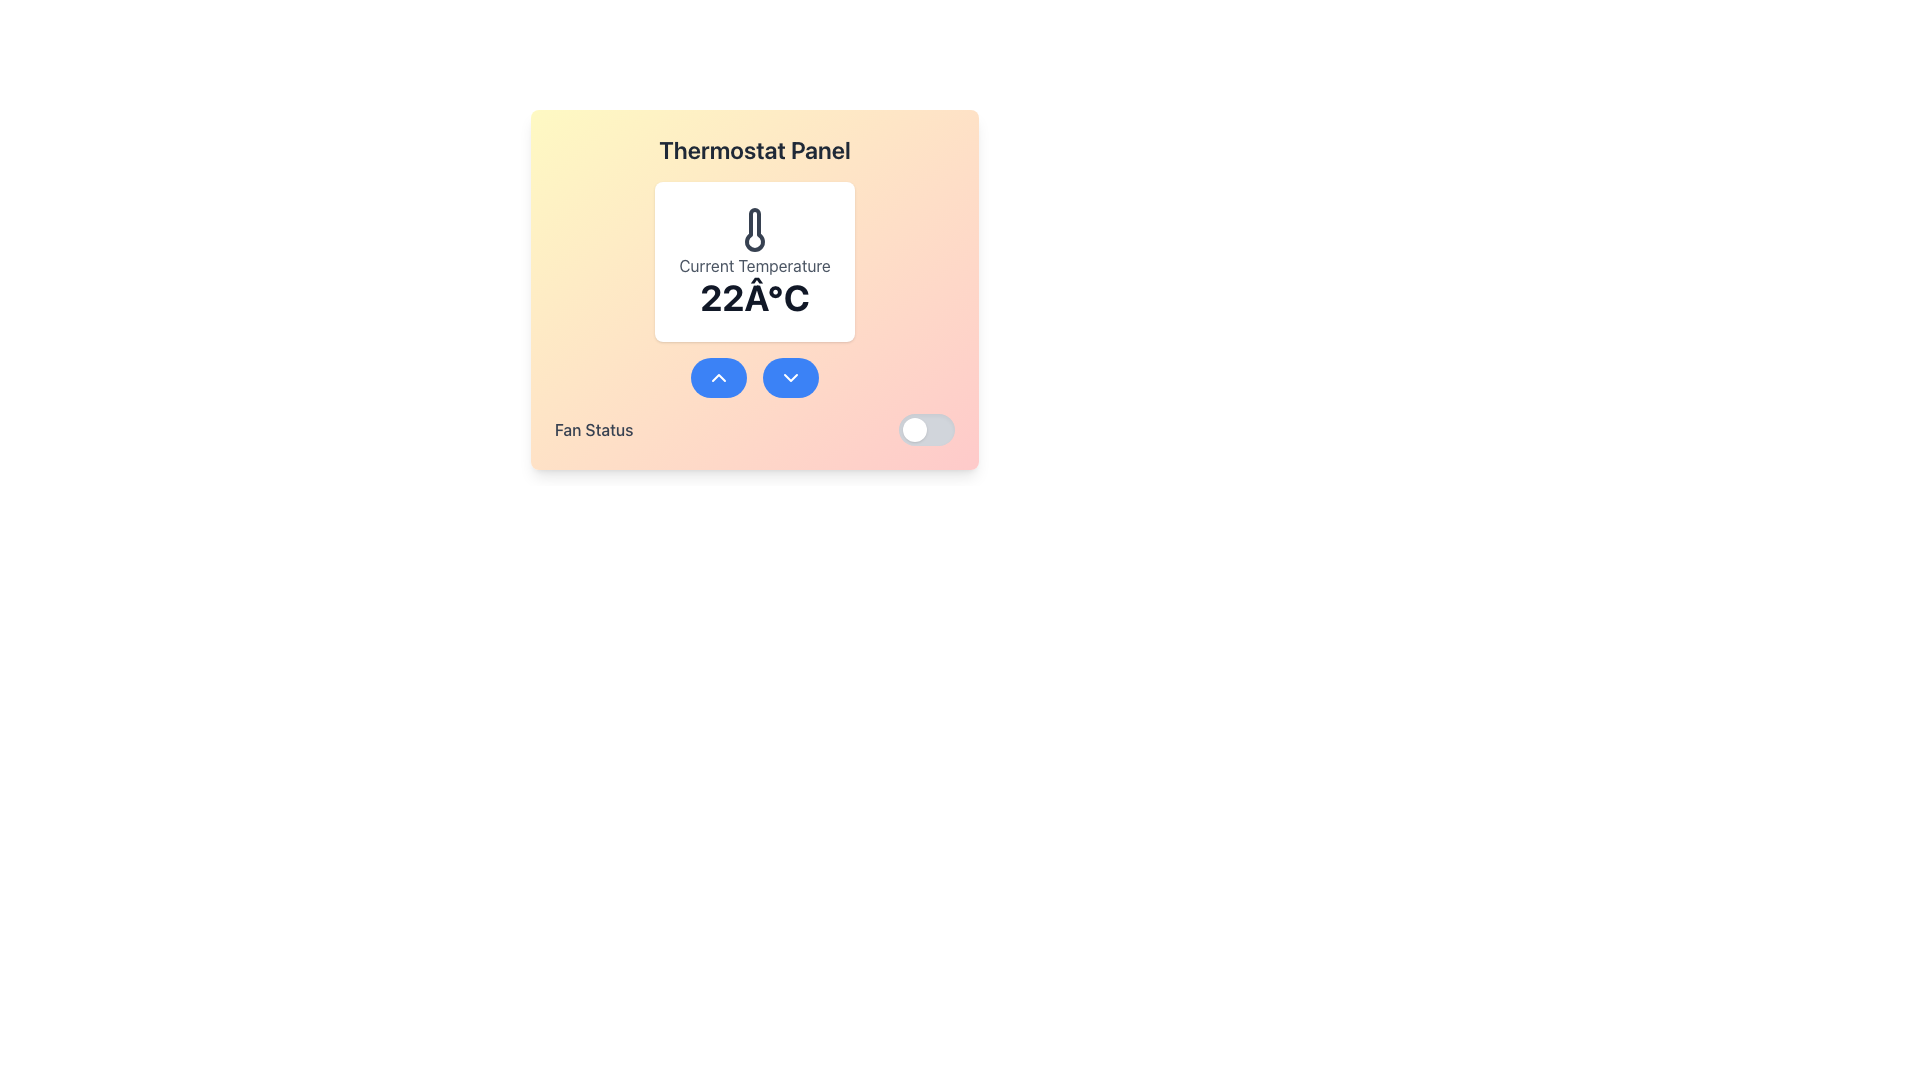  Describe the element at coordinates (753, 149) in the screenshot. I see `the title text of the thermostat card, which describes the purpose of the panel and is located at the top of the card above the temperature display and fan status indicator` at that location.